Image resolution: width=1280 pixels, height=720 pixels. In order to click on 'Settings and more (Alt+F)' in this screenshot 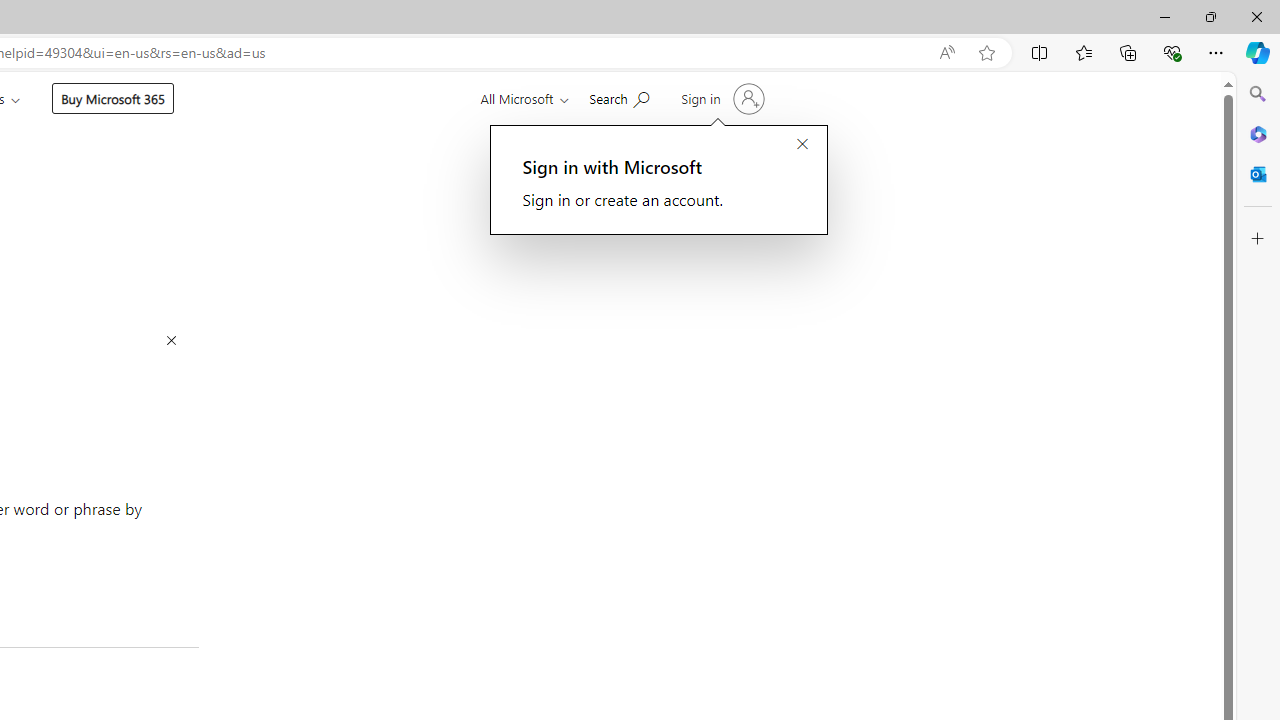, I will do `click(1215, 51)`.